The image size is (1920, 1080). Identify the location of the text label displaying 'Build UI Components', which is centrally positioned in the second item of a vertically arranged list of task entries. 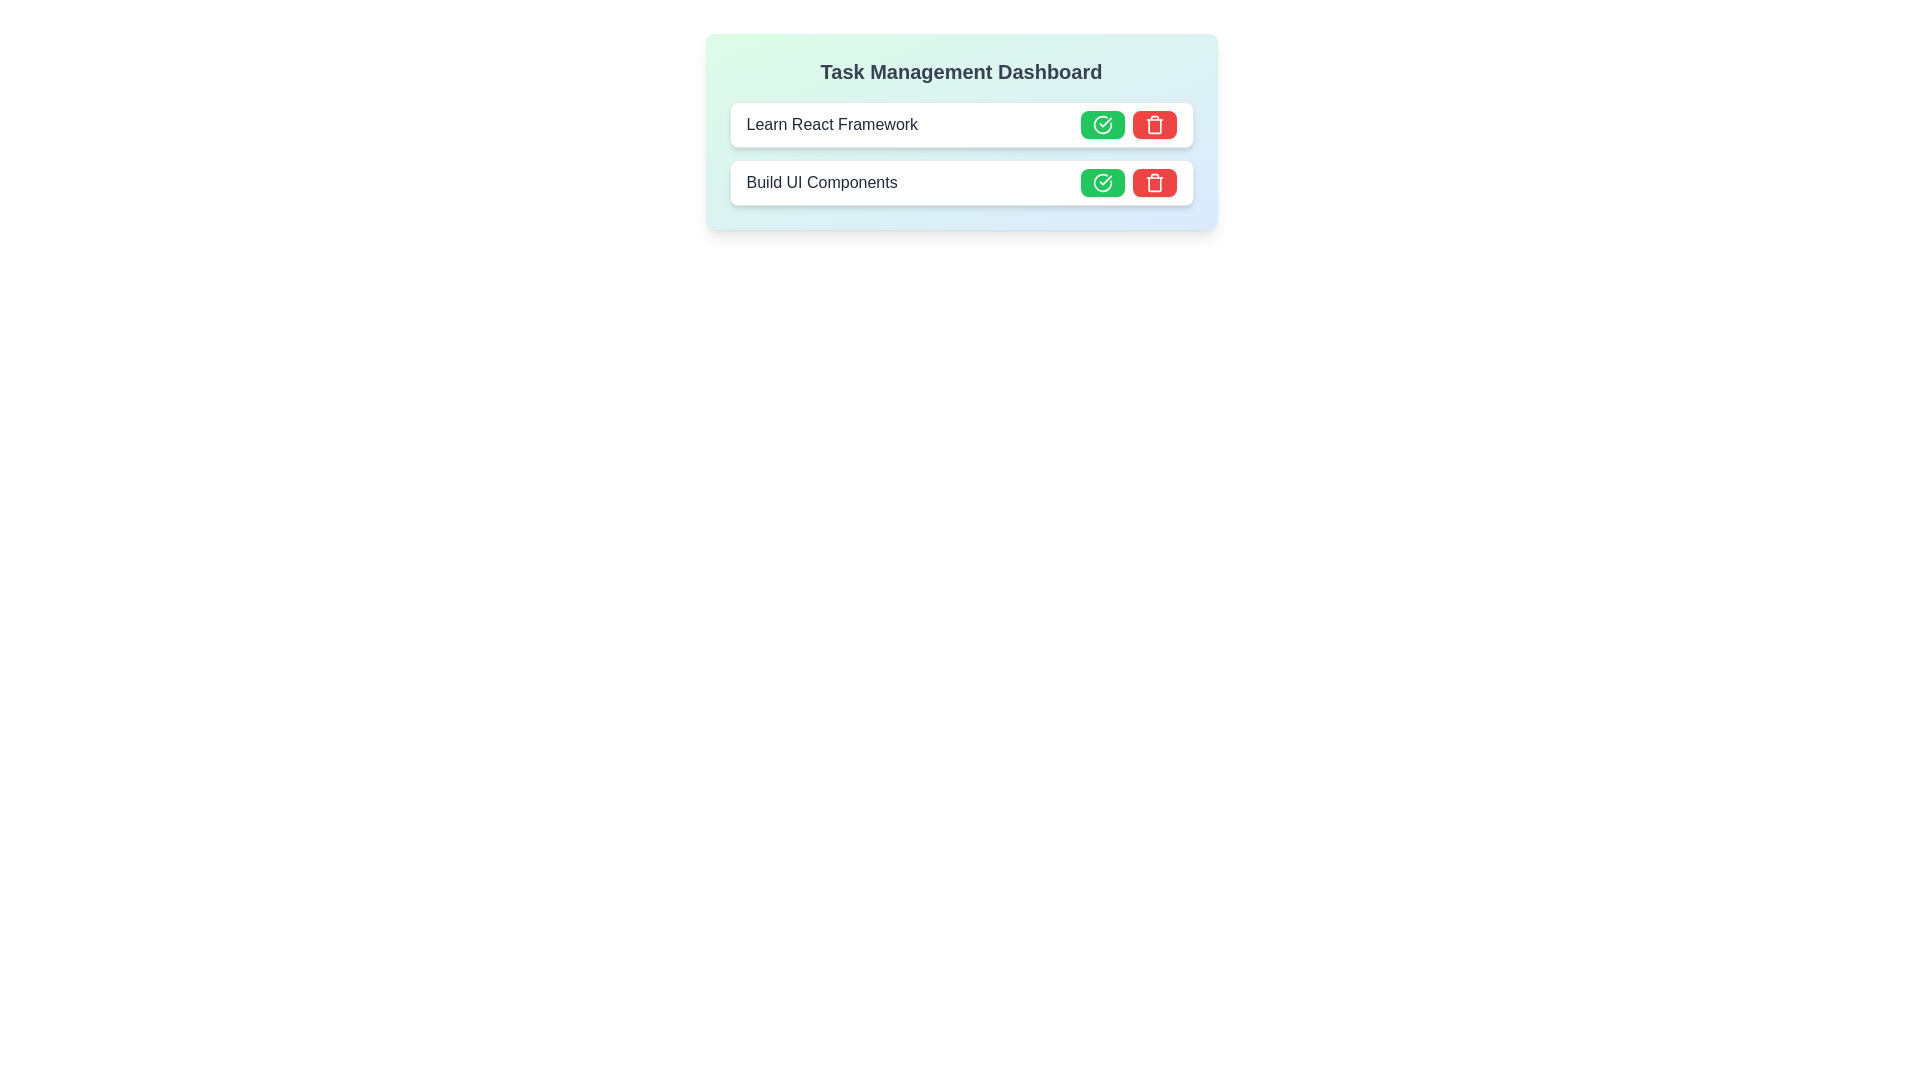
(822, 182).